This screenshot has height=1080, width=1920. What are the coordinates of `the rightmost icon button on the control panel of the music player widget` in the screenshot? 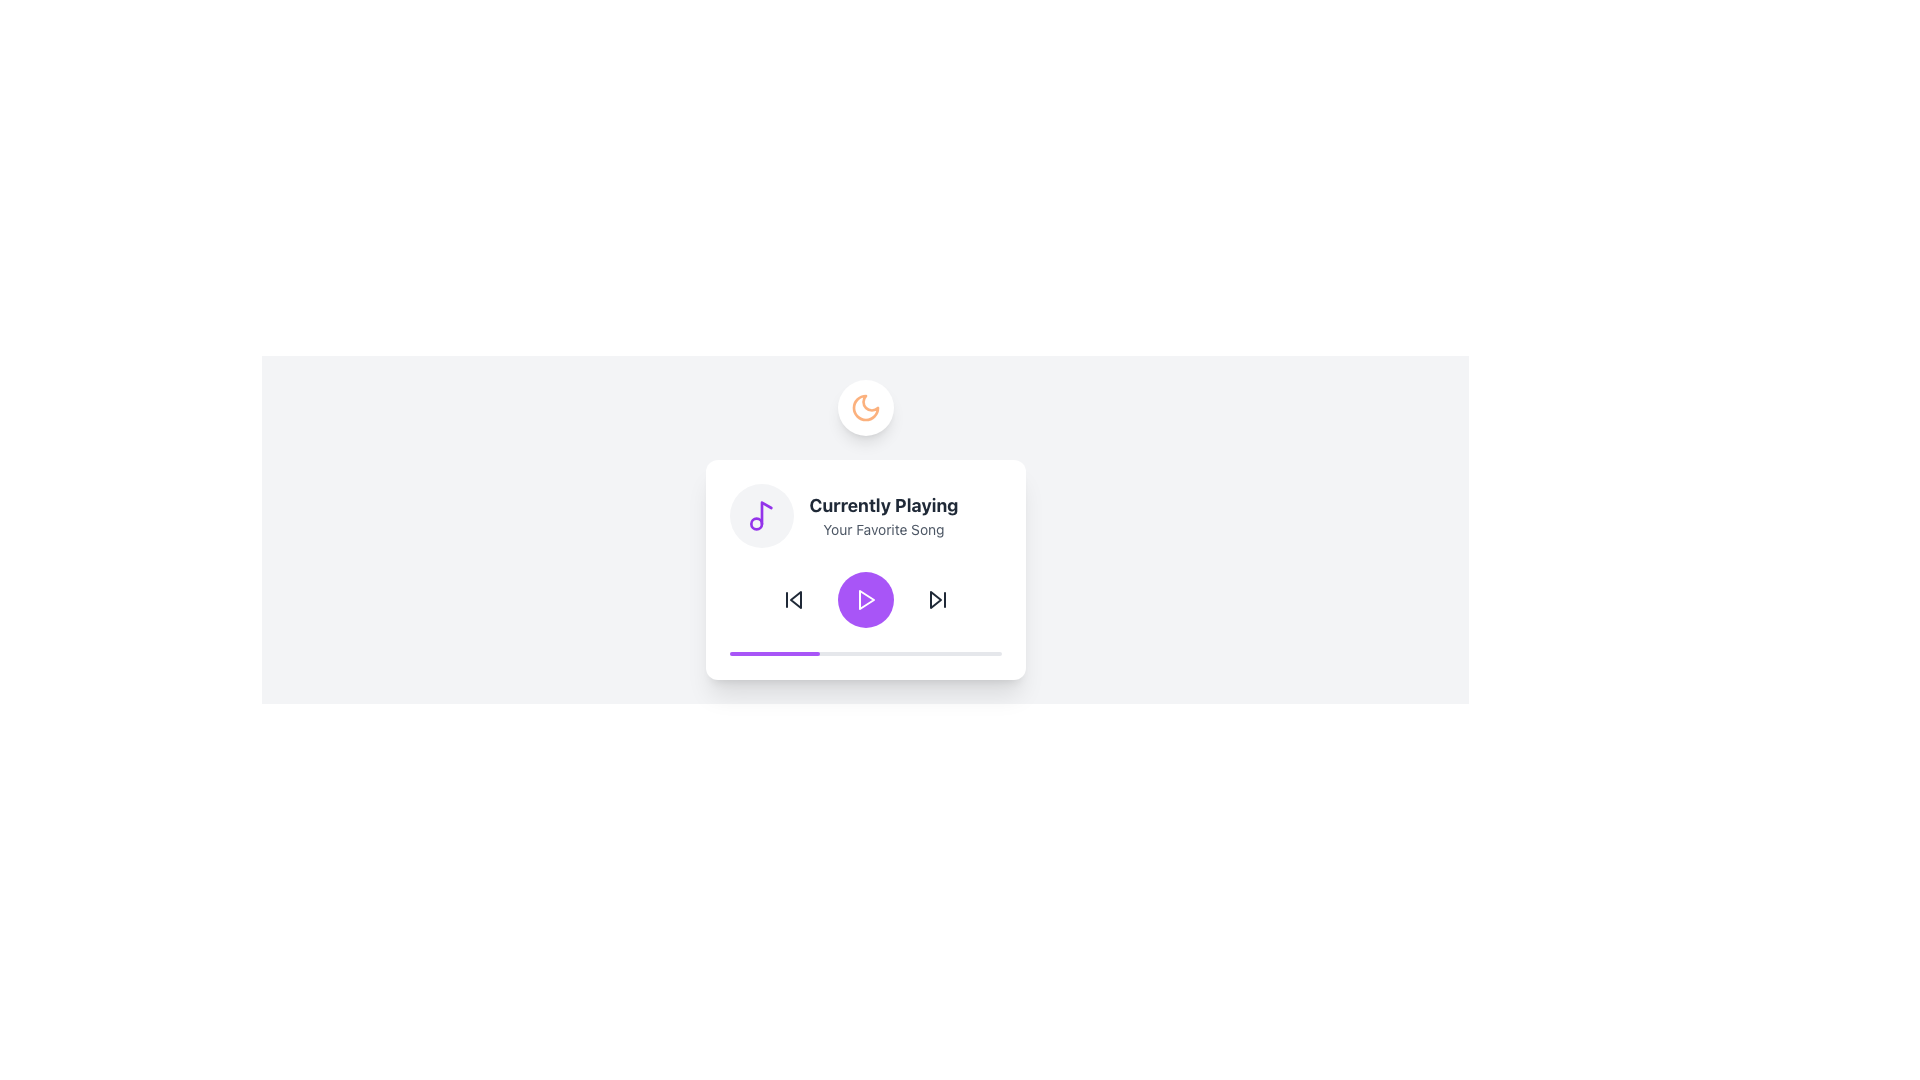 It's located at (936, 599).